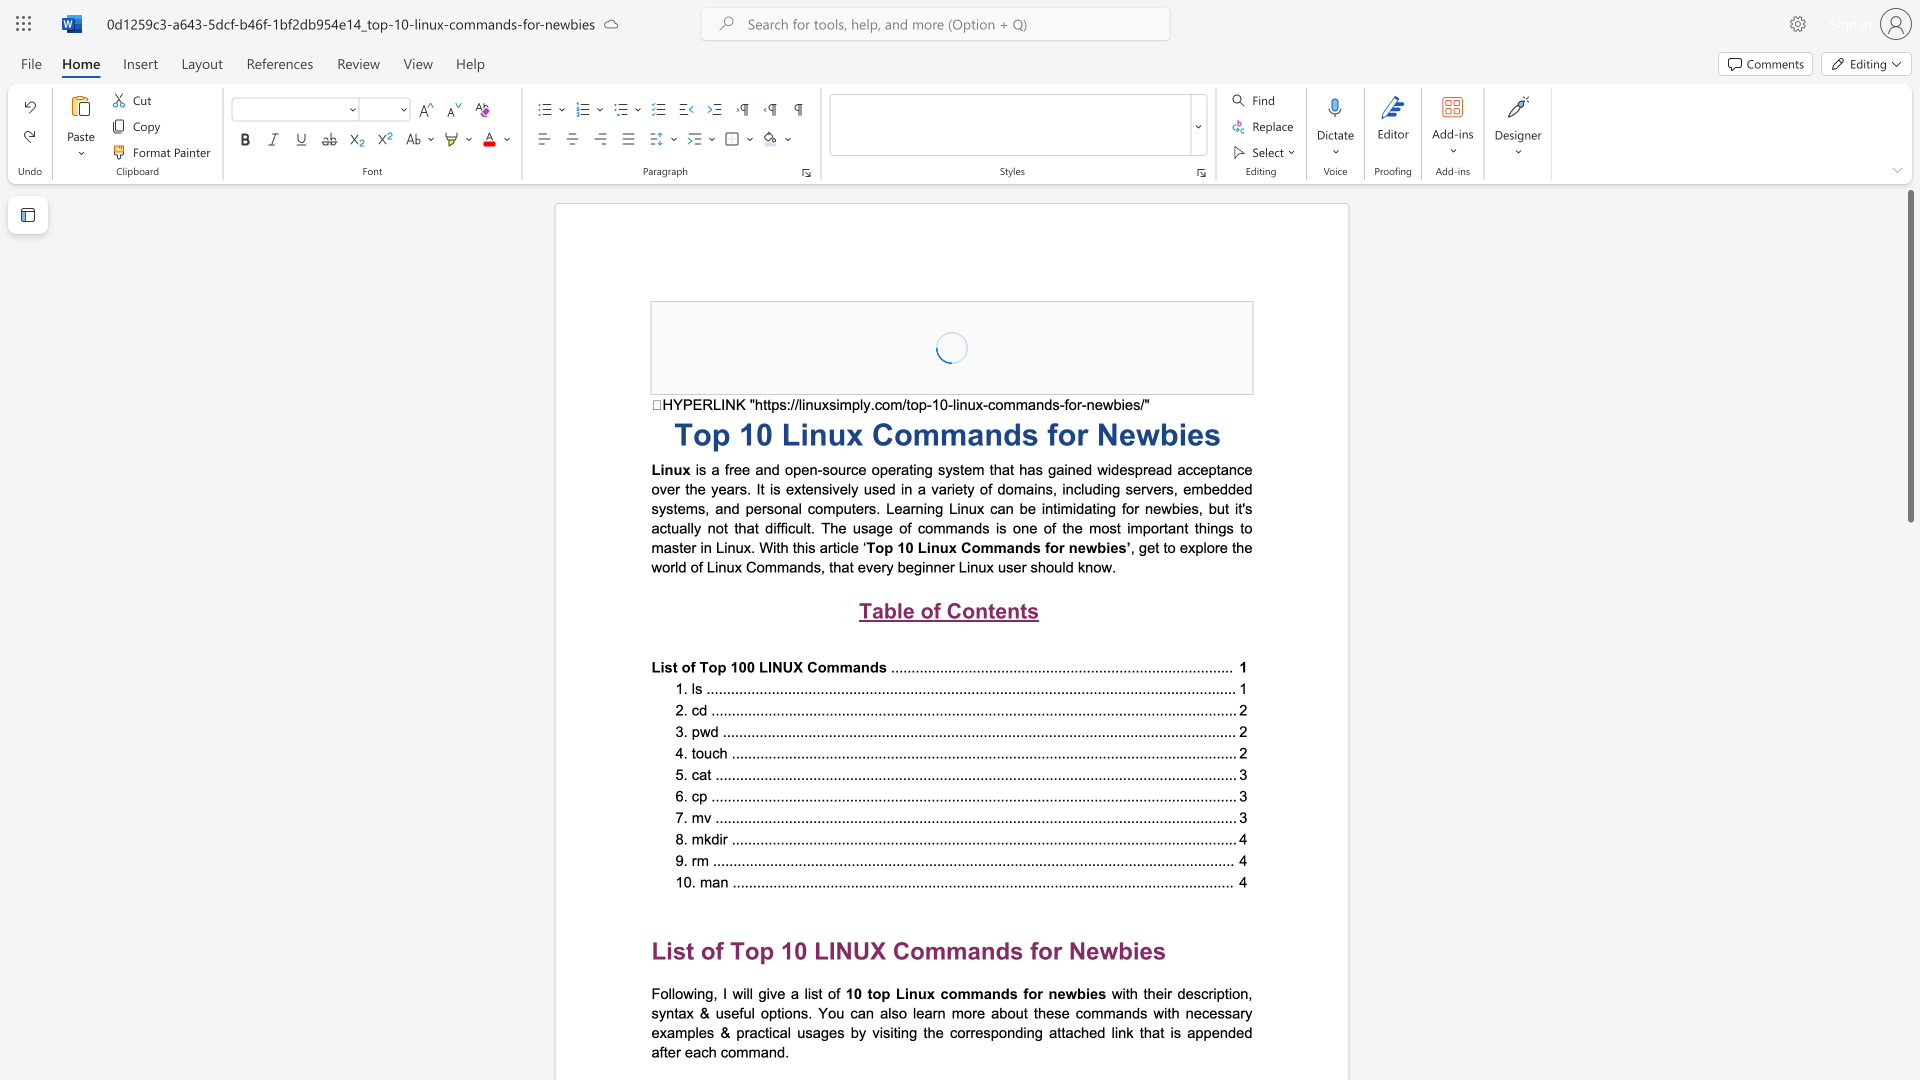 Image resolution: width=1920 pixels, height=1080 pixels. I want to click on the scrollbar to move the view down, so click(1909, 889).